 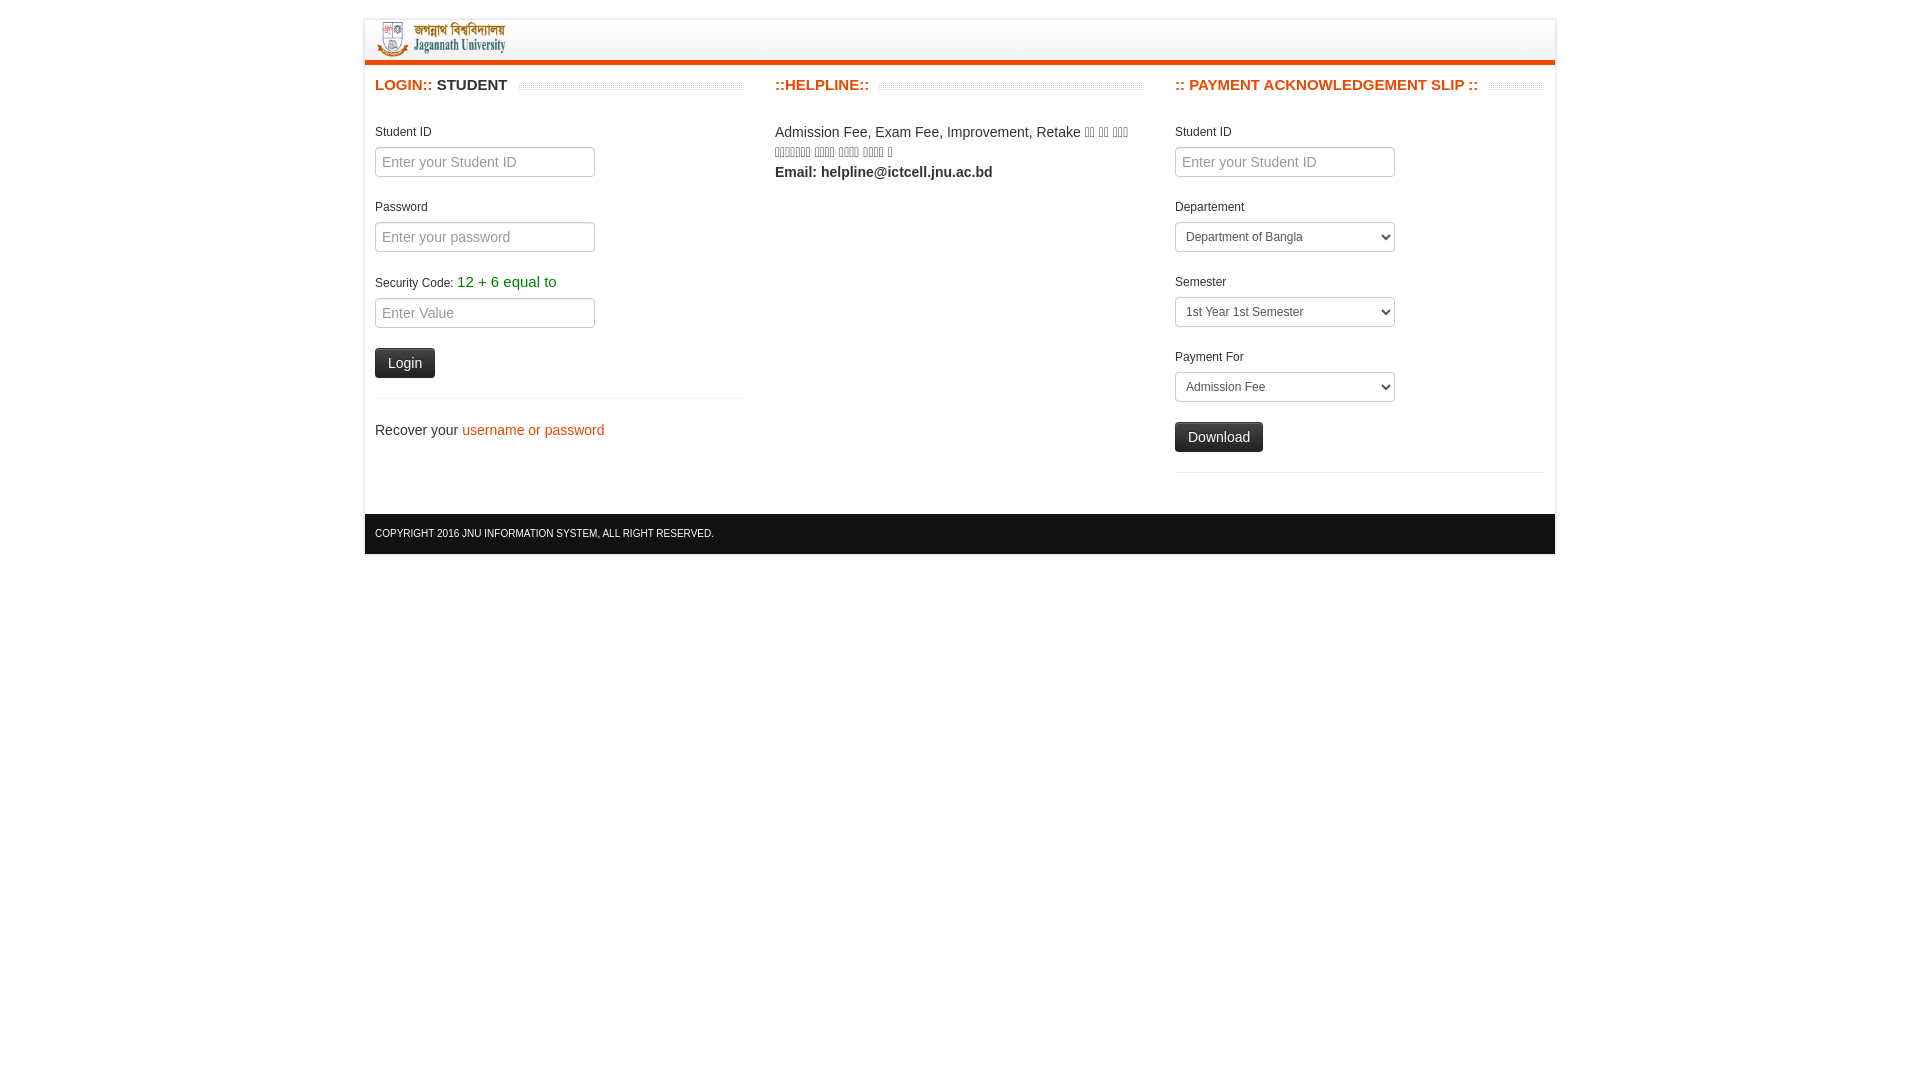 What do you see at coordinates (532, 428) in the screenshot?
I see `'username or password'` at bounding box center [532, 428].